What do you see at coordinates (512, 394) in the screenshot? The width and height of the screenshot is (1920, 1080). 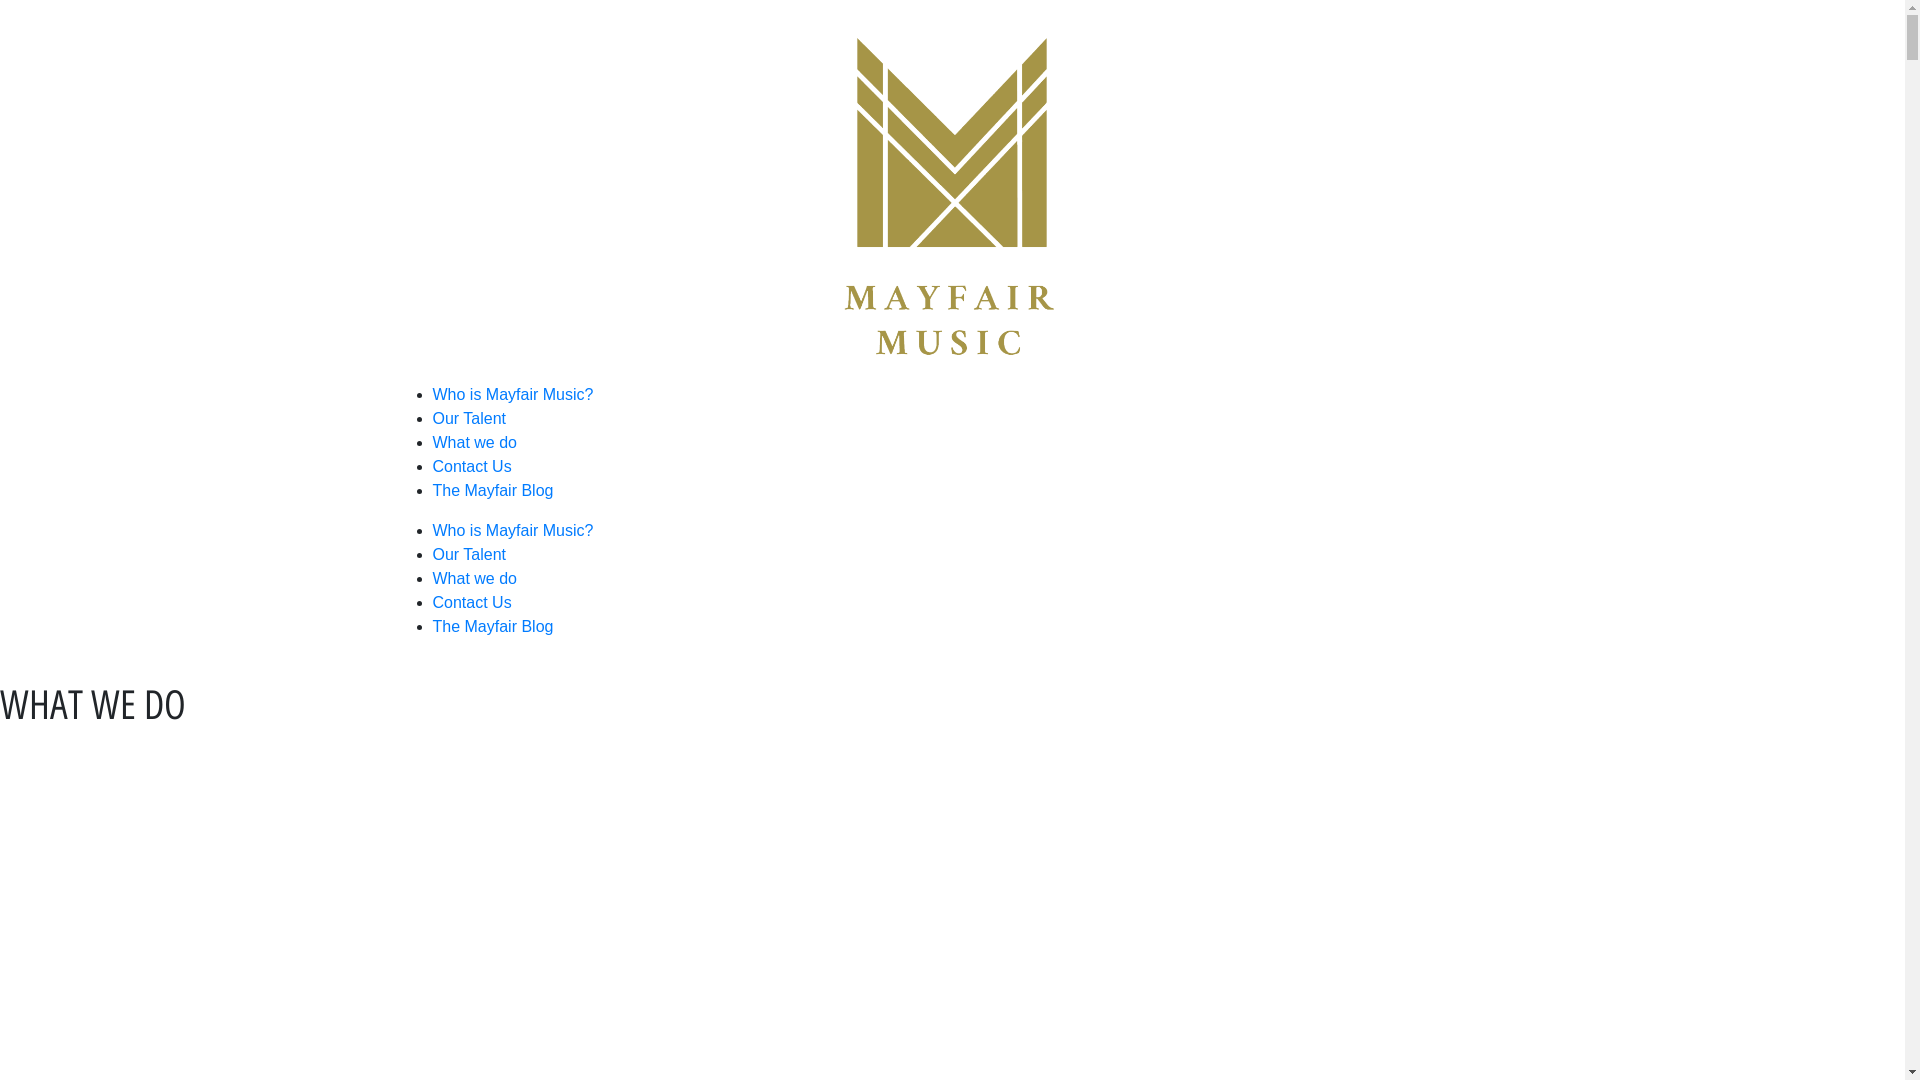 I see `'Who is Mayfair Music?'` at bounding box center [512, 394].